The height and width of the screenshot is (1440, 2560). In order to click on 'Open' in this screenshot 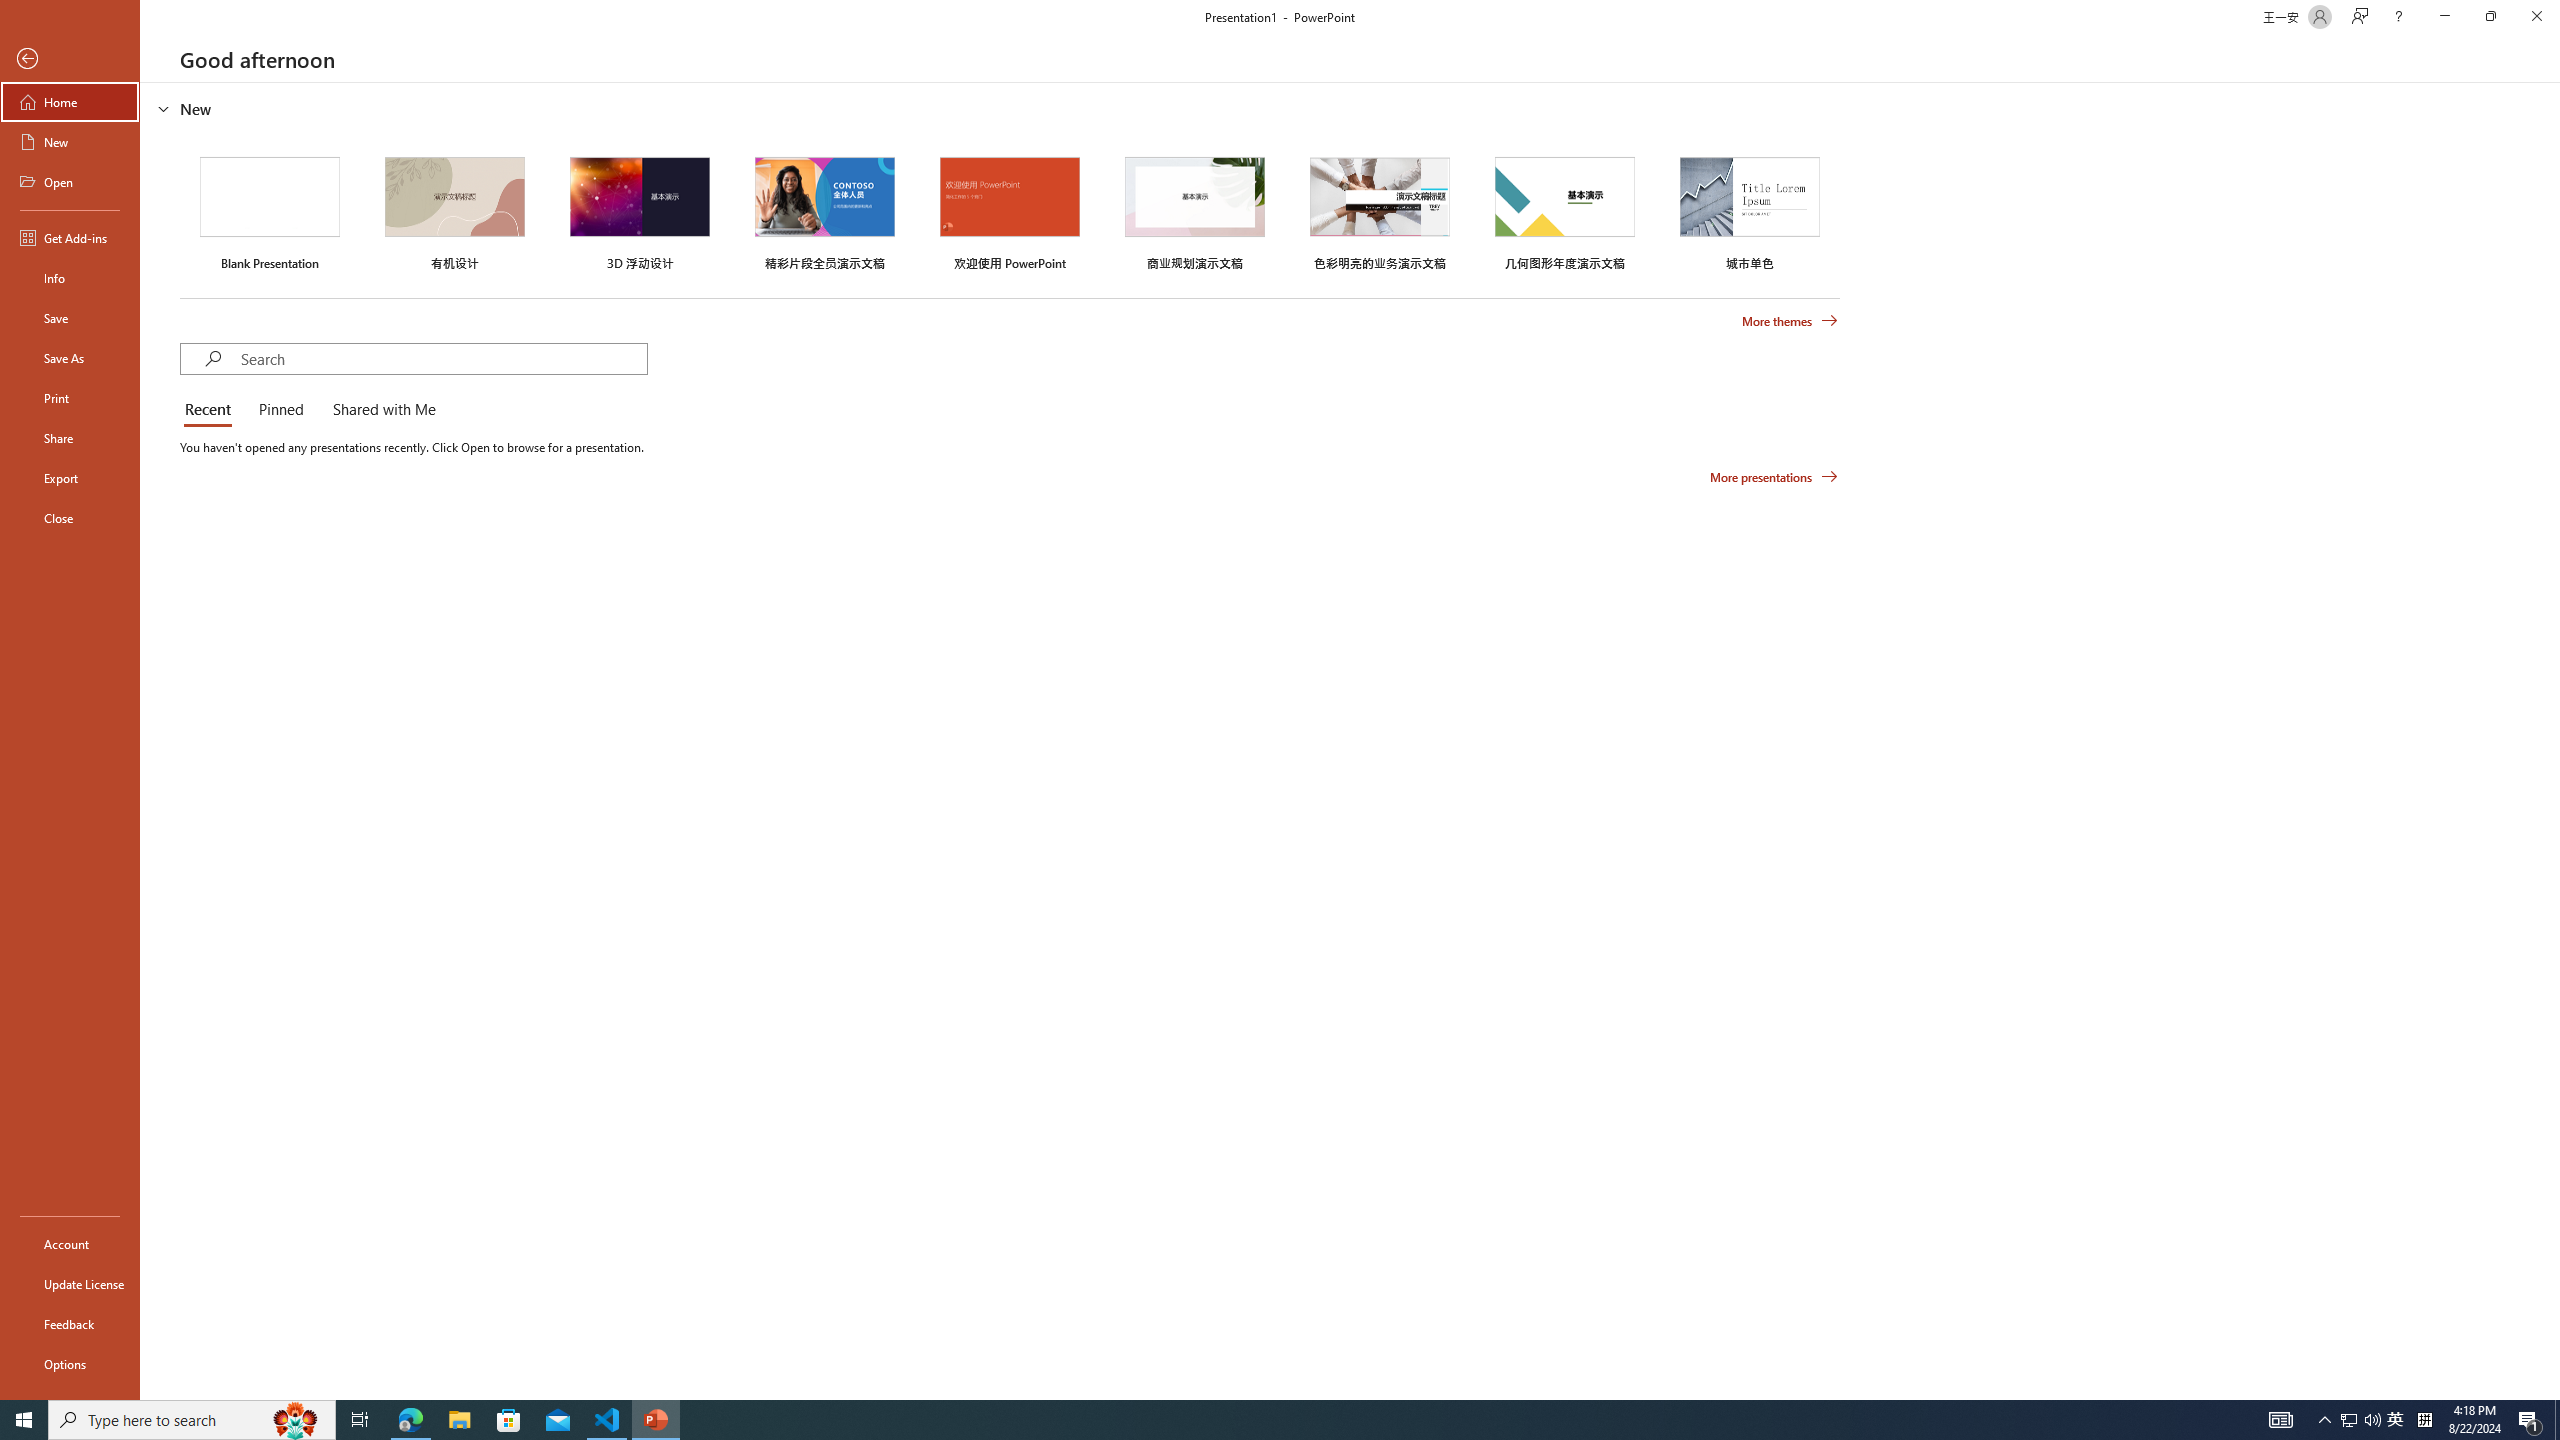, I will do `click(69, 180)`.